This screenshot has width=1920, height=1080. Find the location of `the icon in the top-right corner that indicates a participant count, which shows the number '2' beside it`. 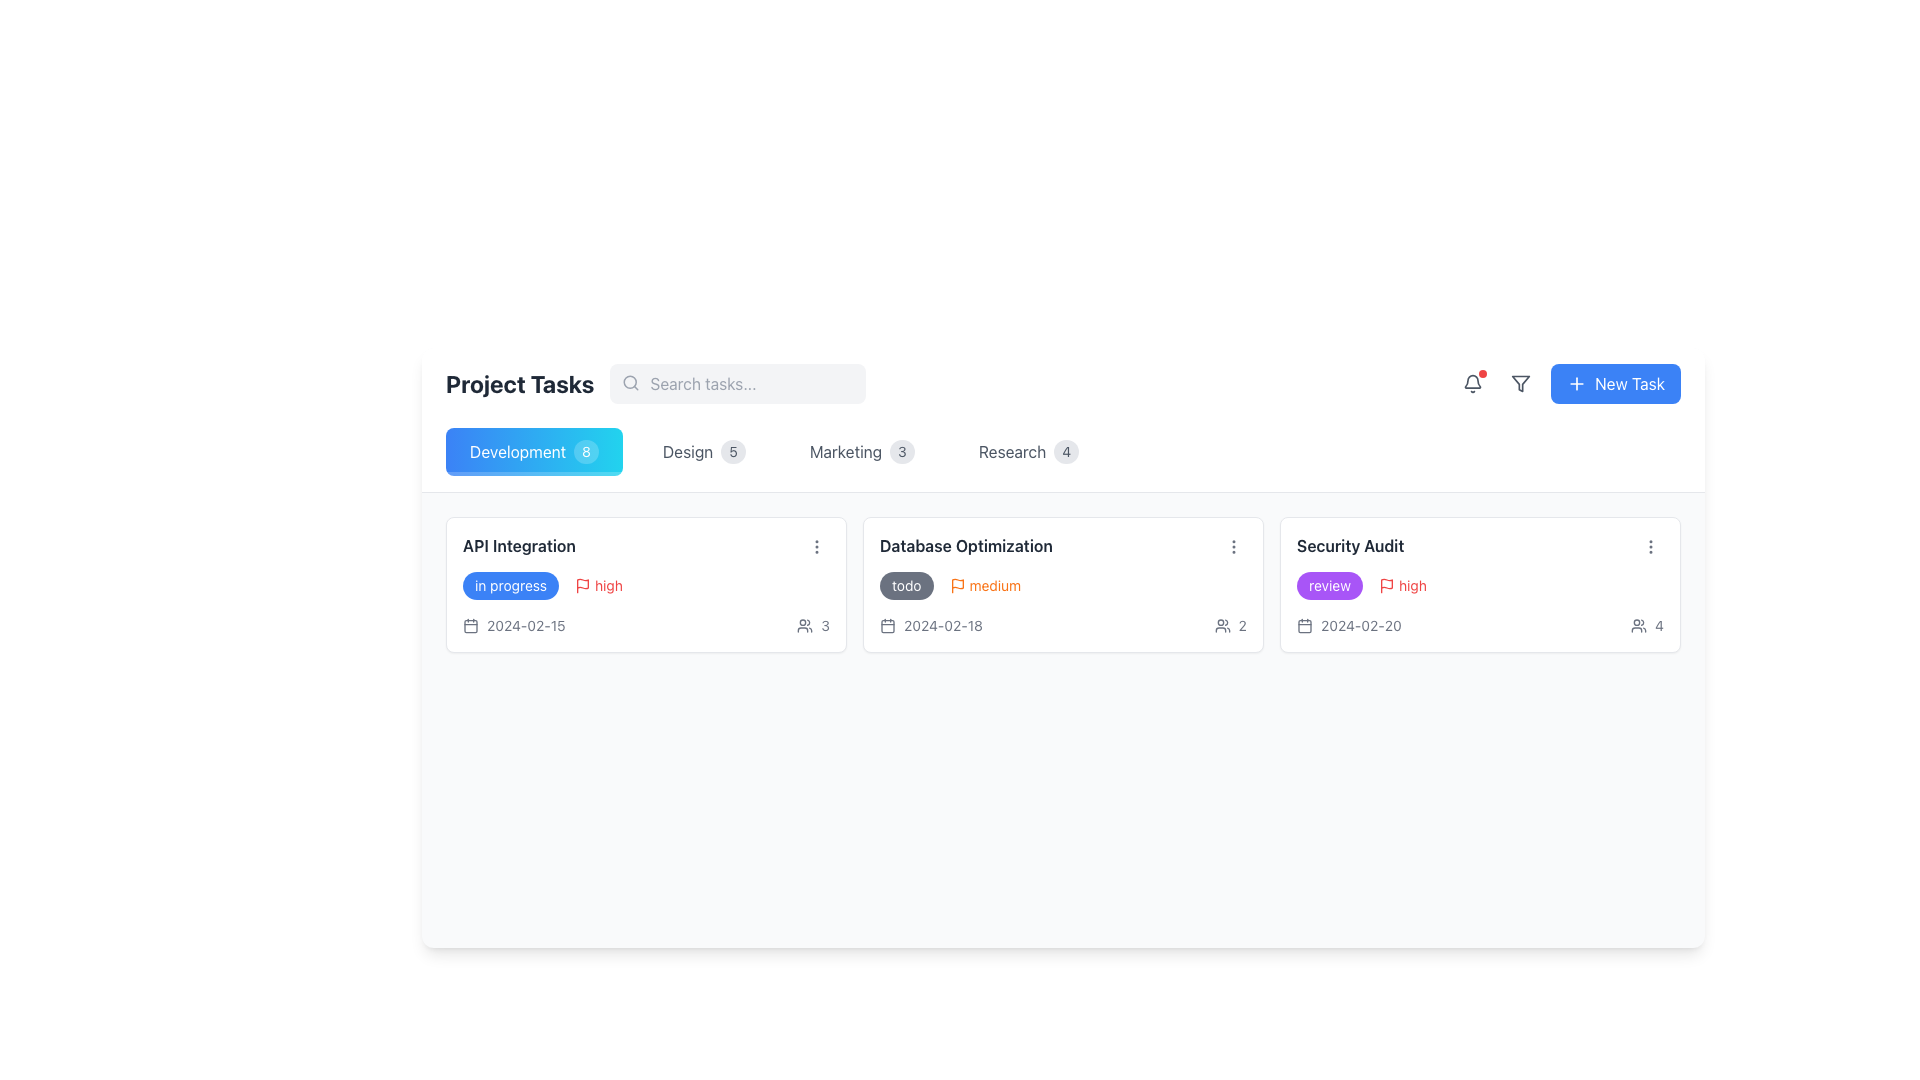

the icon in the top-right corner that indicates a participant count, which shows the number '2' beside it is located at coordinates (1221, 624).